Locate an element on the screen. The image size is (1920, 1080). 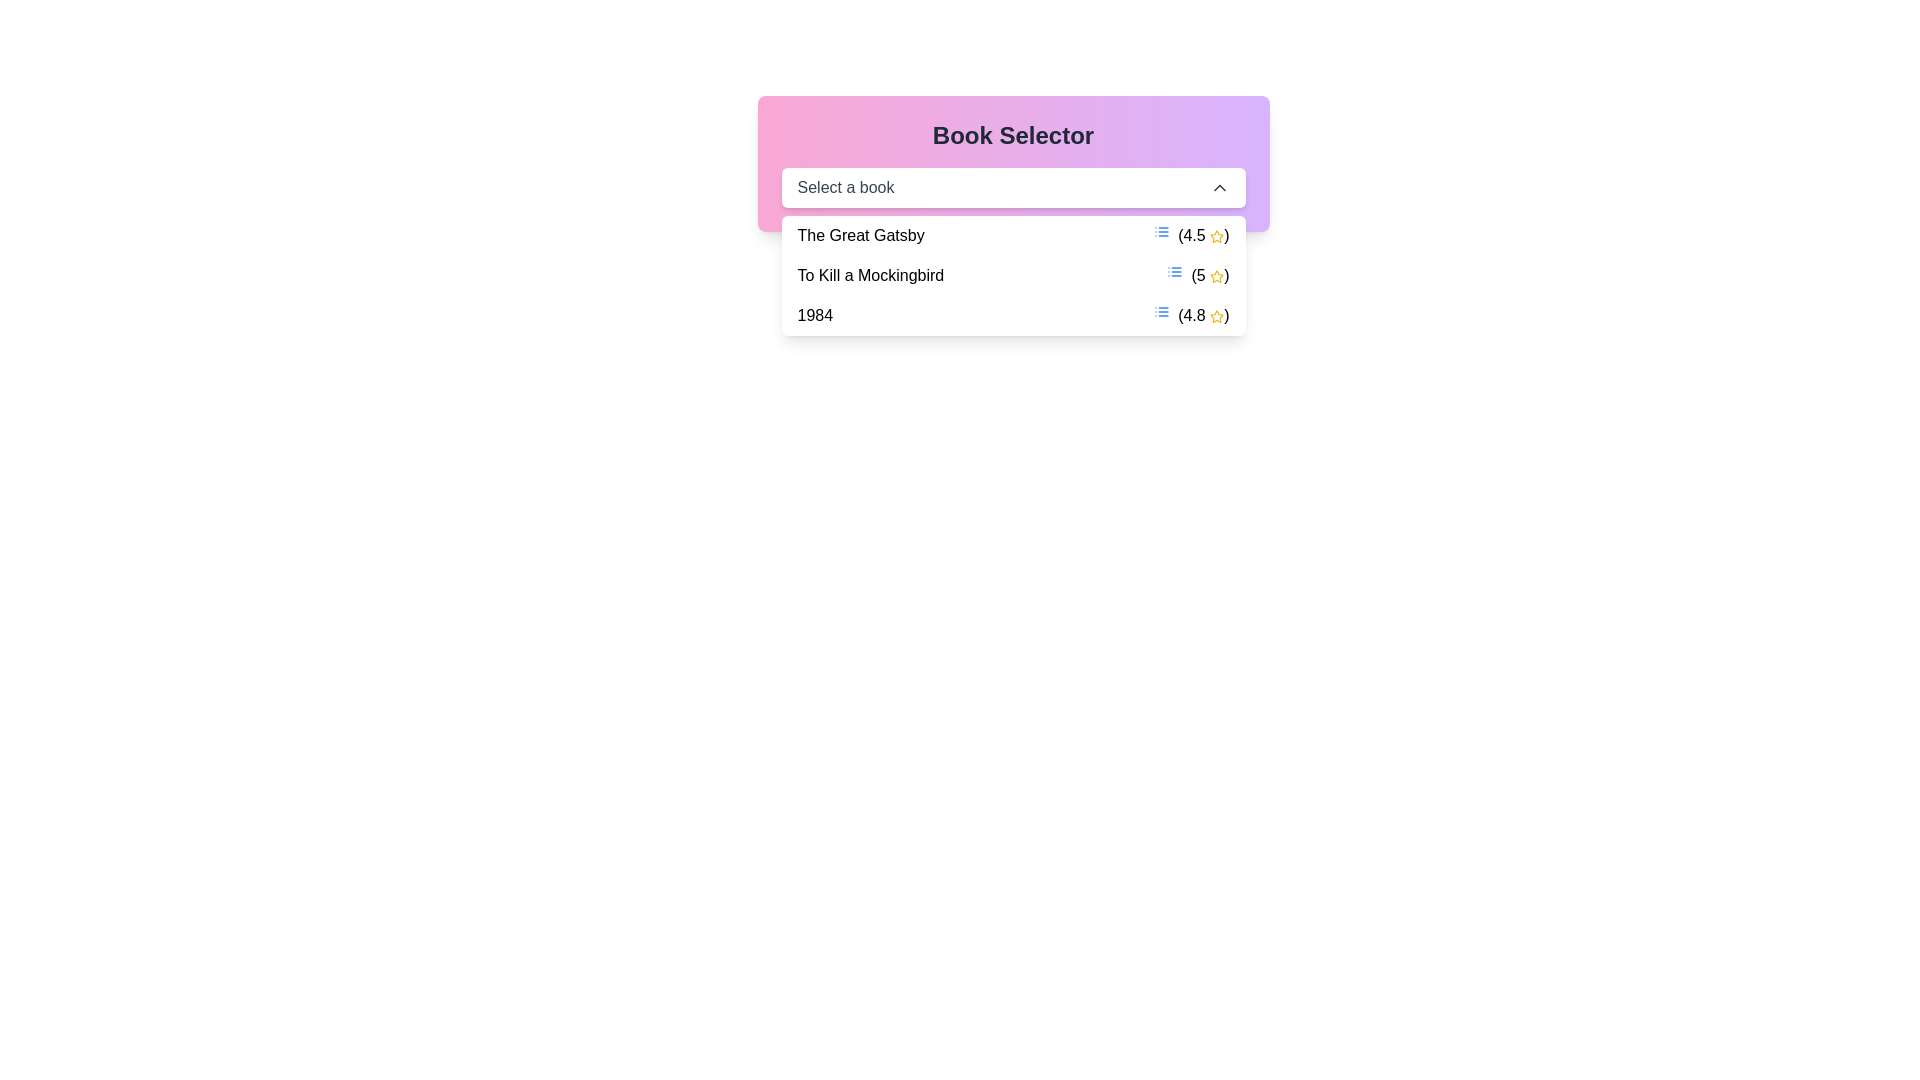
the star icon used to denote the favorite status for the item '1984', which is positioned to the right of the numerical rating '4.8' is located at coordinates (1216, 315).